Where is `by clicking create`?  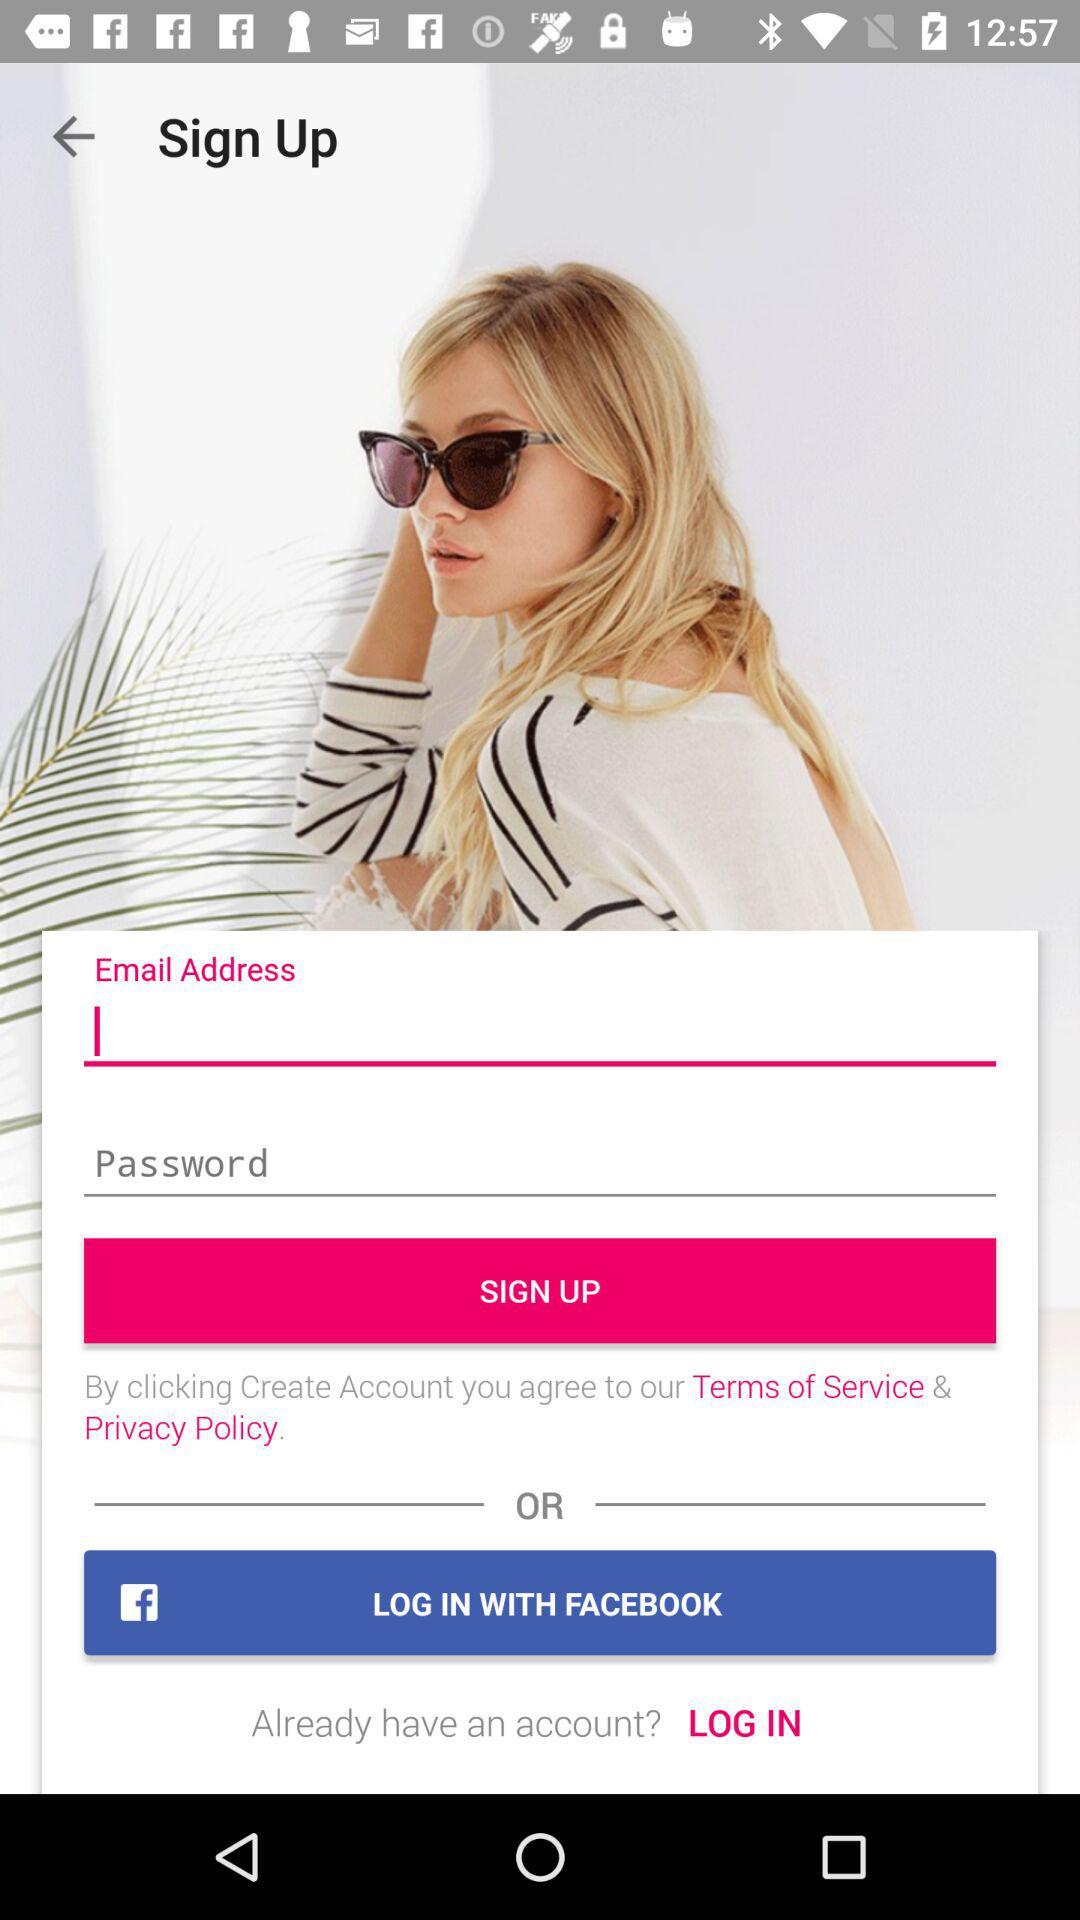 by clicking create is located at coordinates (540, 1405).